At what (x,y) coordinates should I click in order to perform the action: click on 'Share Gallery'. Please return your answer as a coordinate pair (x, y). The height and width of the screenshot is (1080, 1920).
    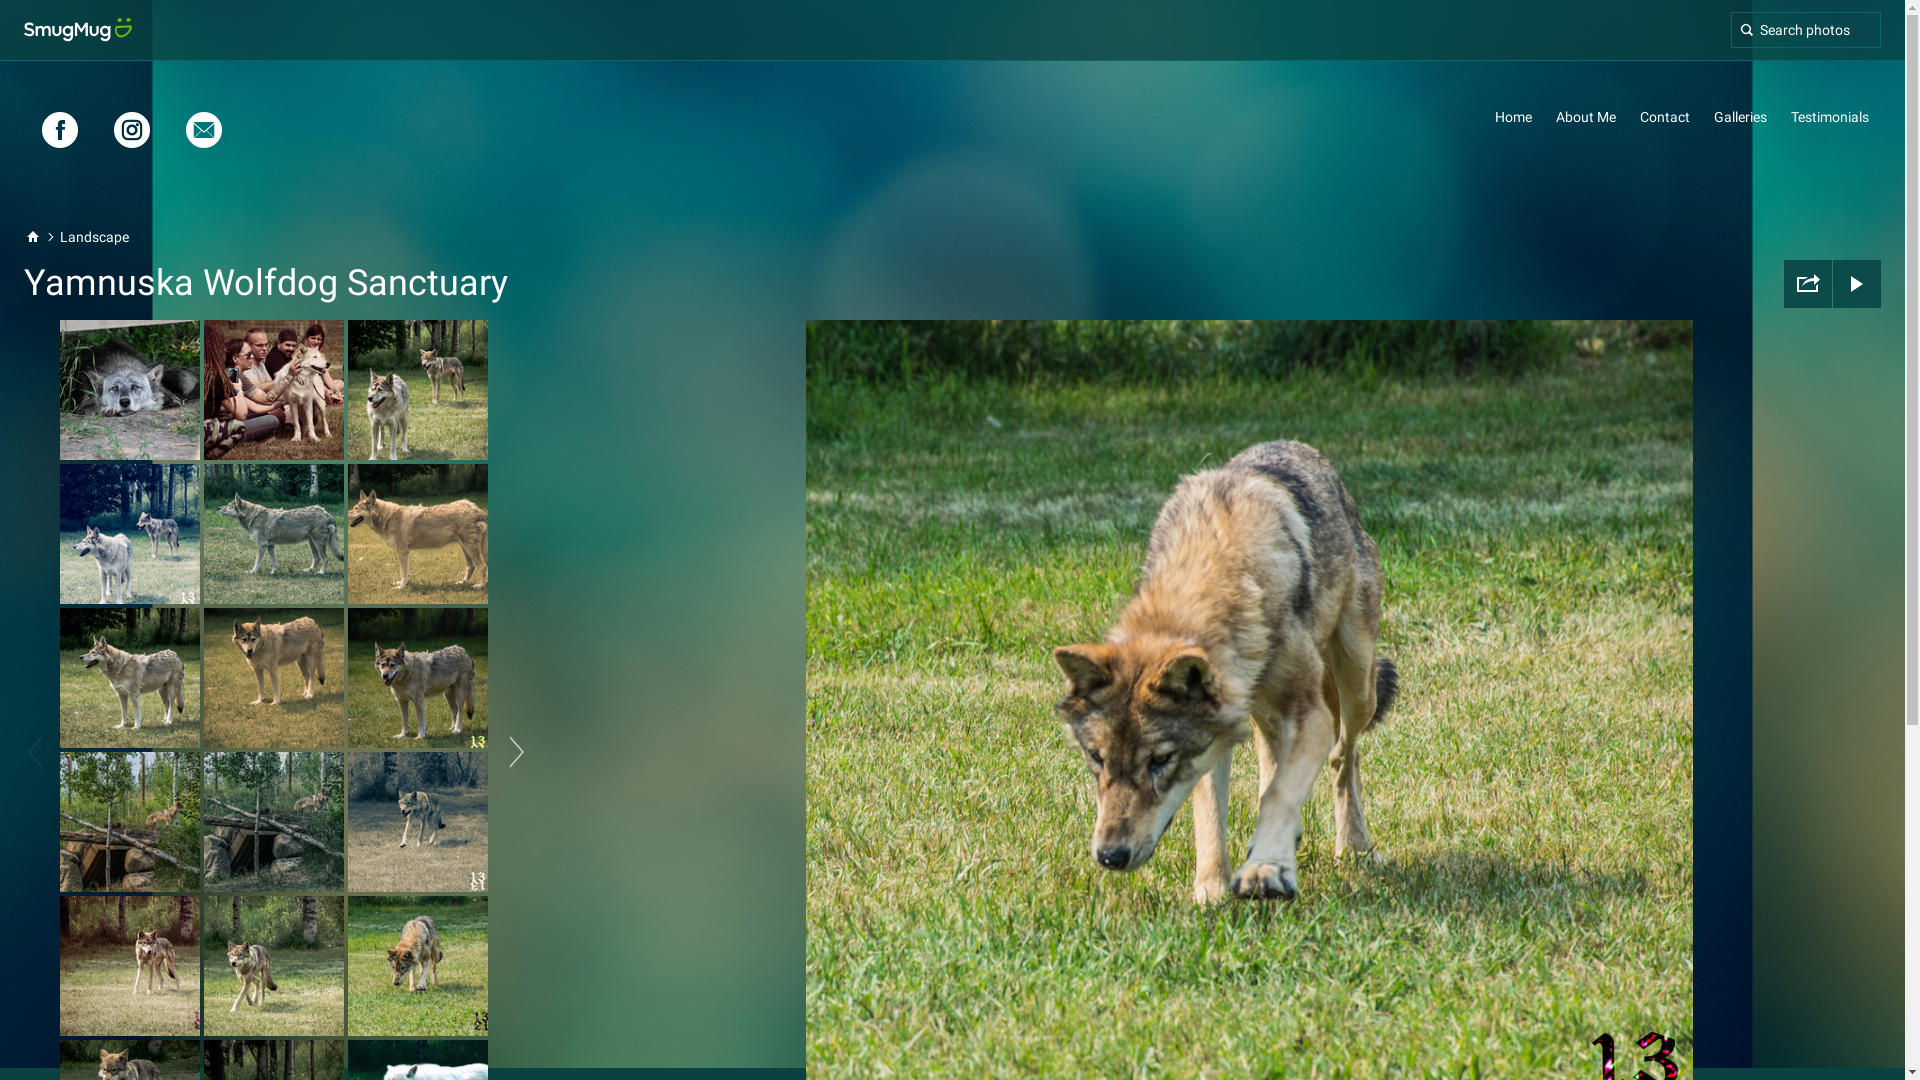
    Looking at the image, I should click on (1808, 284).